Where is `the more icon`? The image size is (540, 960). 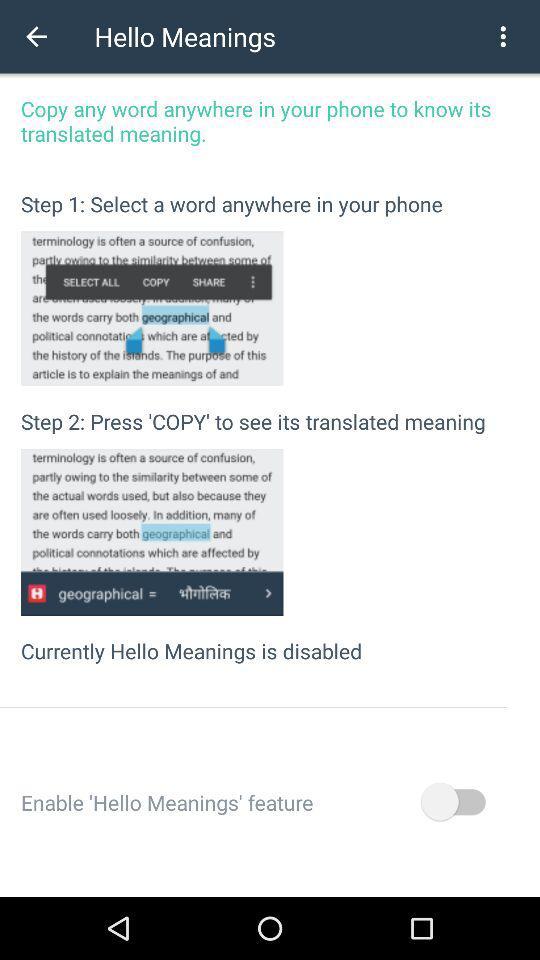 the more icon is located at coordinates (502, 38).